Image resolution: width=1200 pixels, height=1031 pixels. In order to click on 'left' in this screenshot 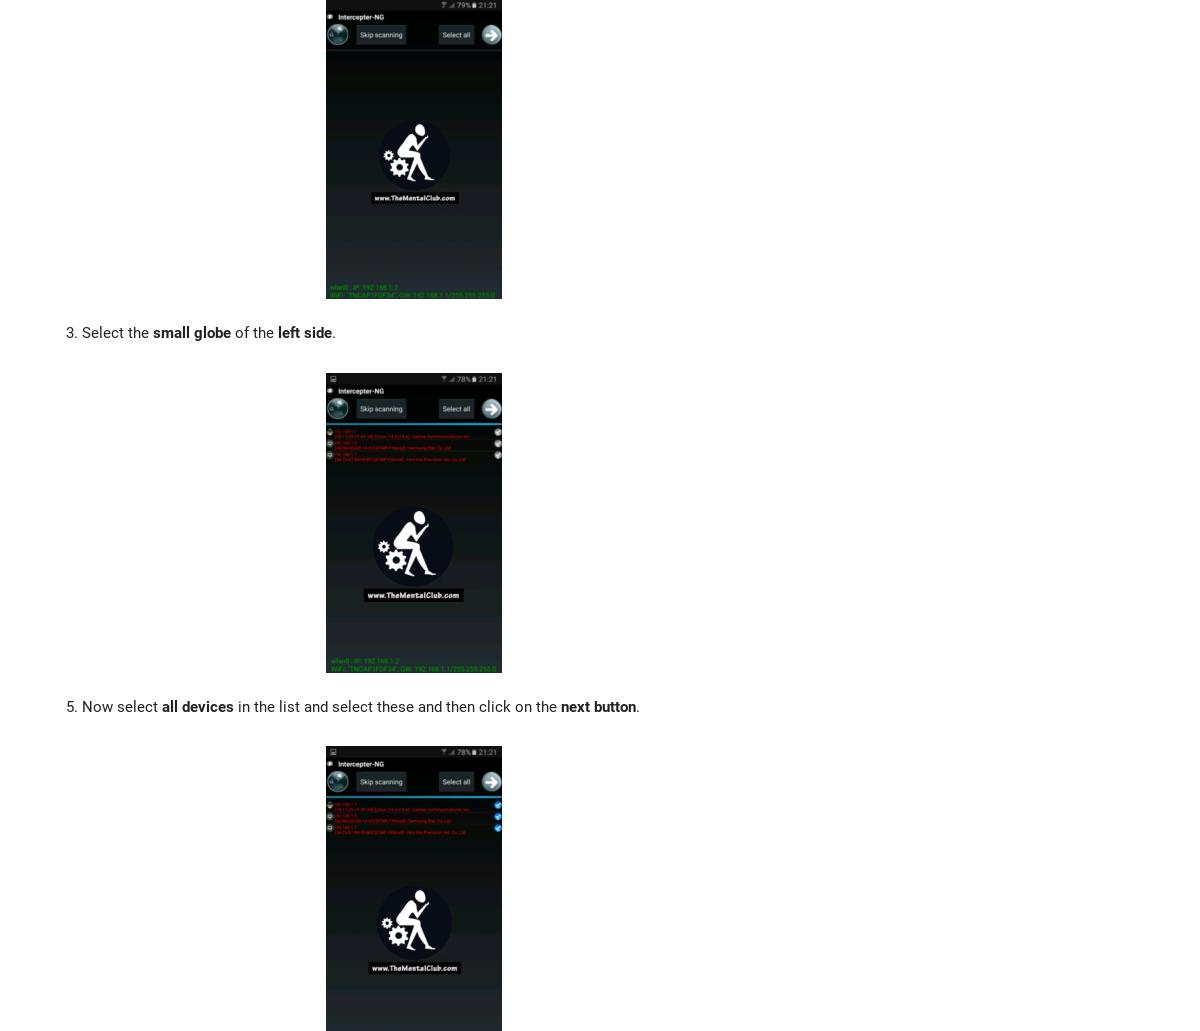, I will do `click(287, 332)`.